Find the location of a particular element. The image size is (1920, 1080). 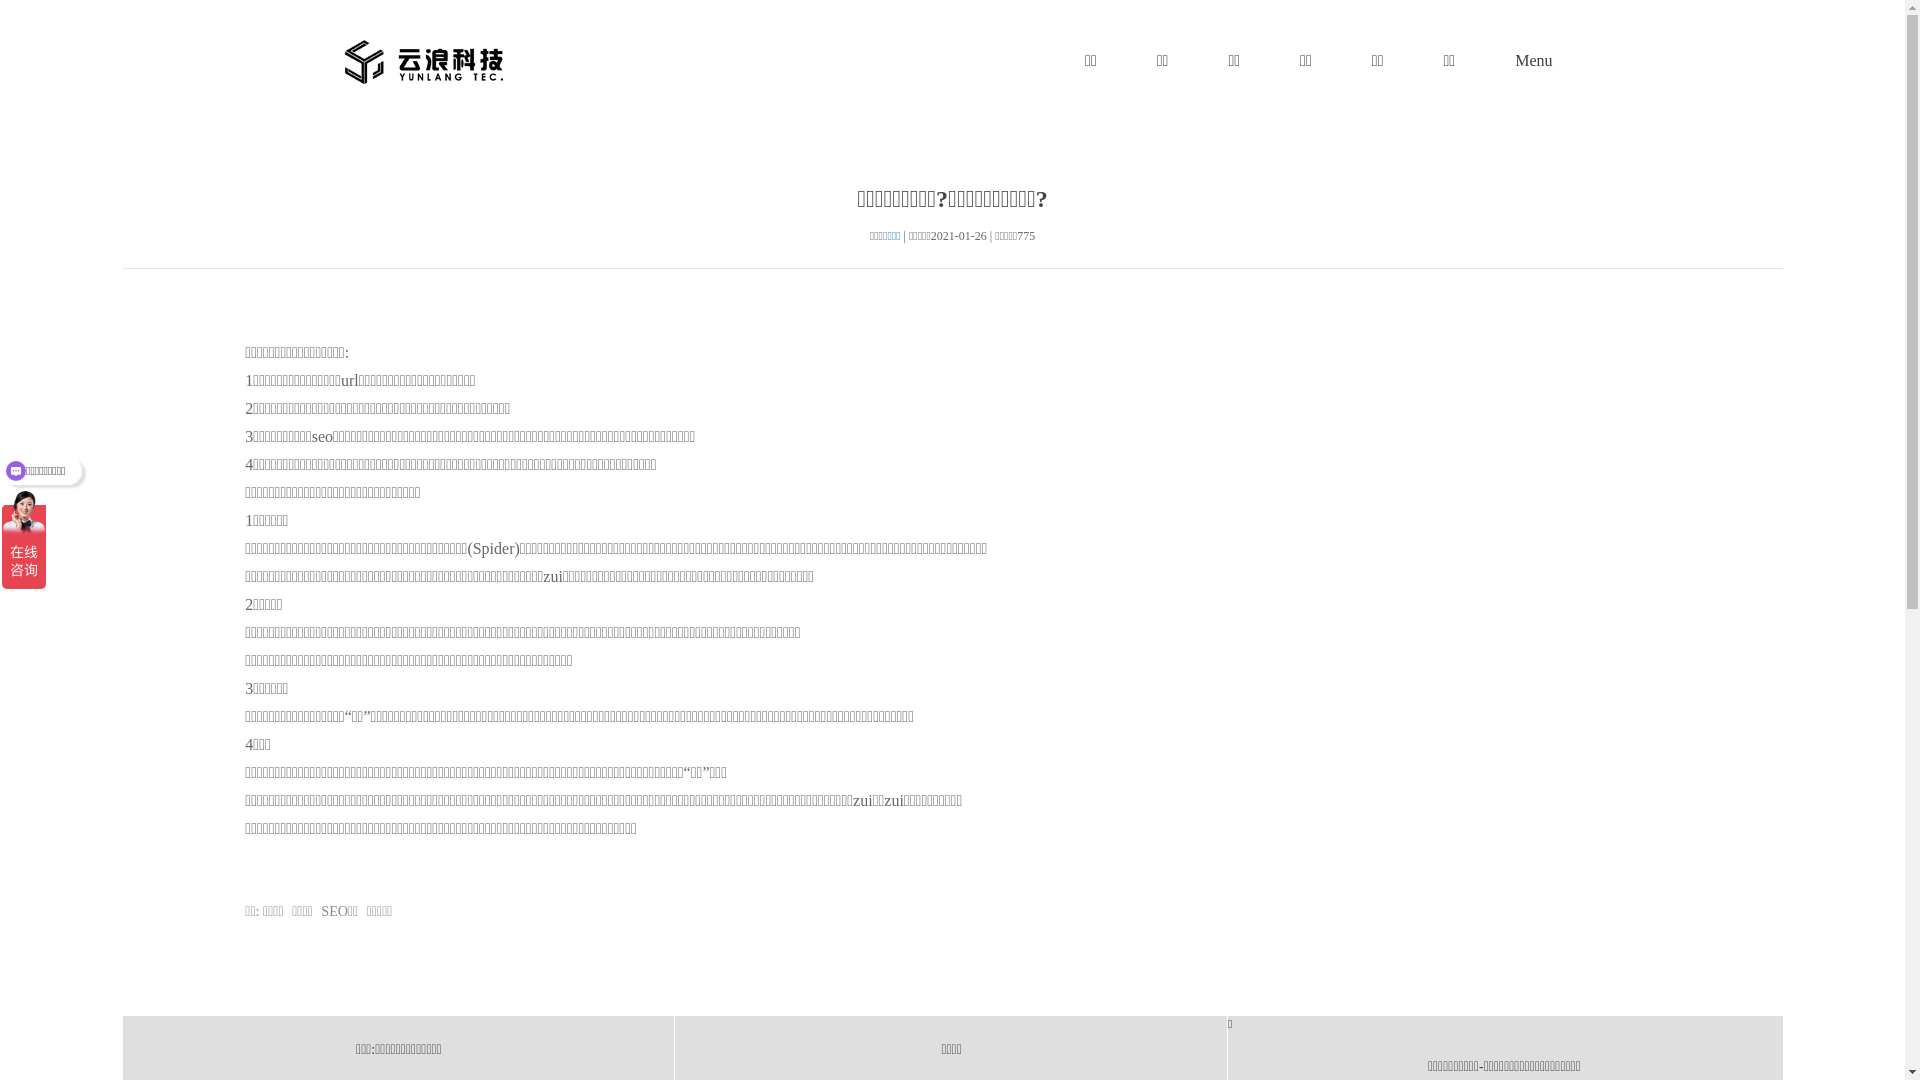

'Menu' is located at coordinates (1532, 60).